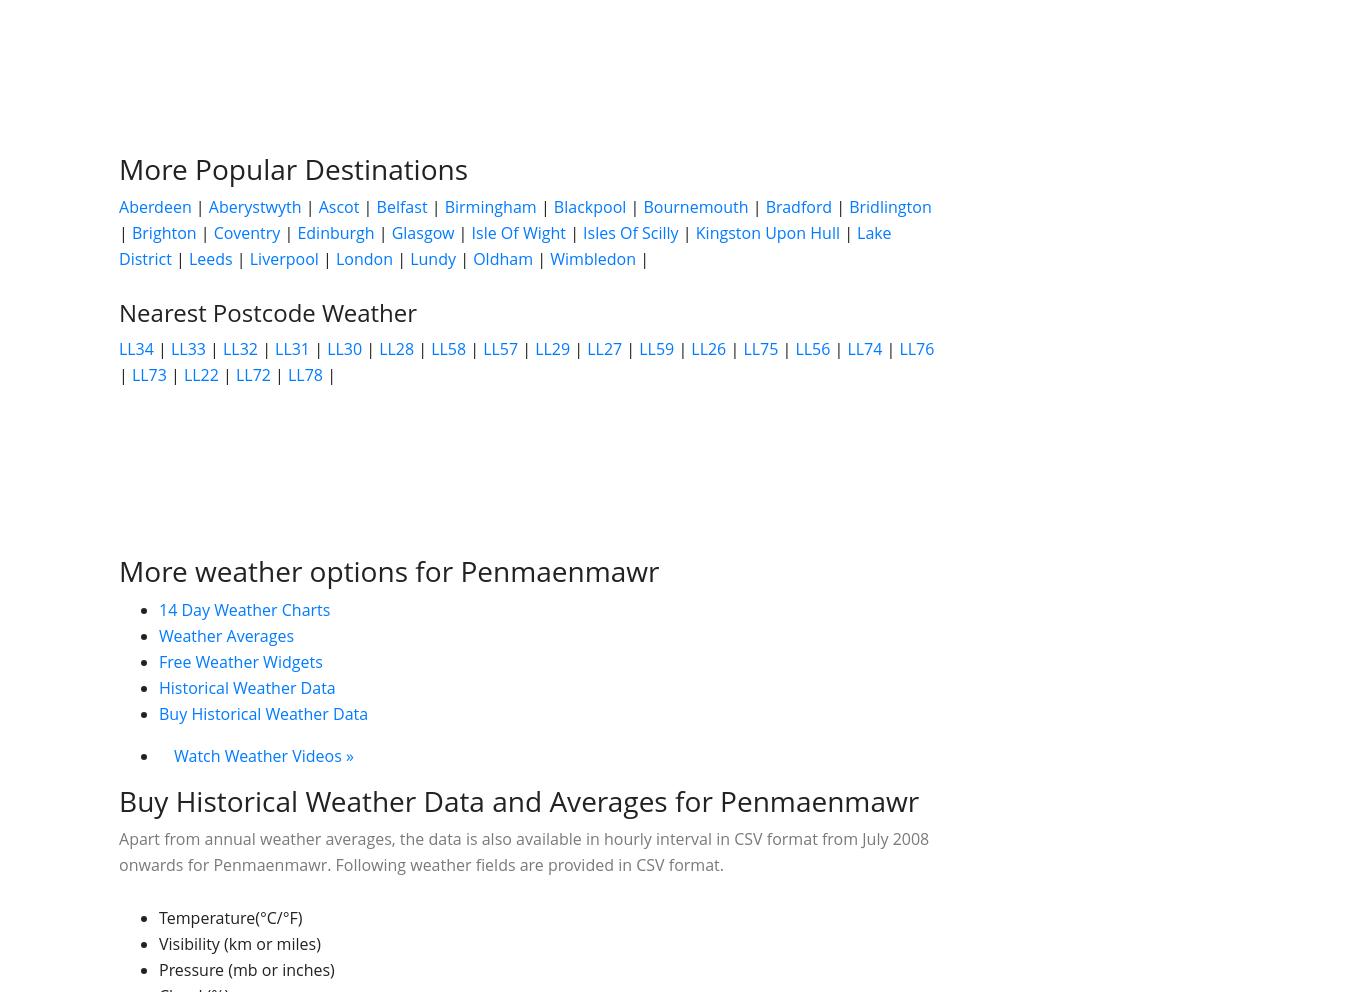  What do you see at coordinates (388, 570) in the screenshot?
I see `'More weather options for Penmaenmawr'` at bounding box center [388, 570].